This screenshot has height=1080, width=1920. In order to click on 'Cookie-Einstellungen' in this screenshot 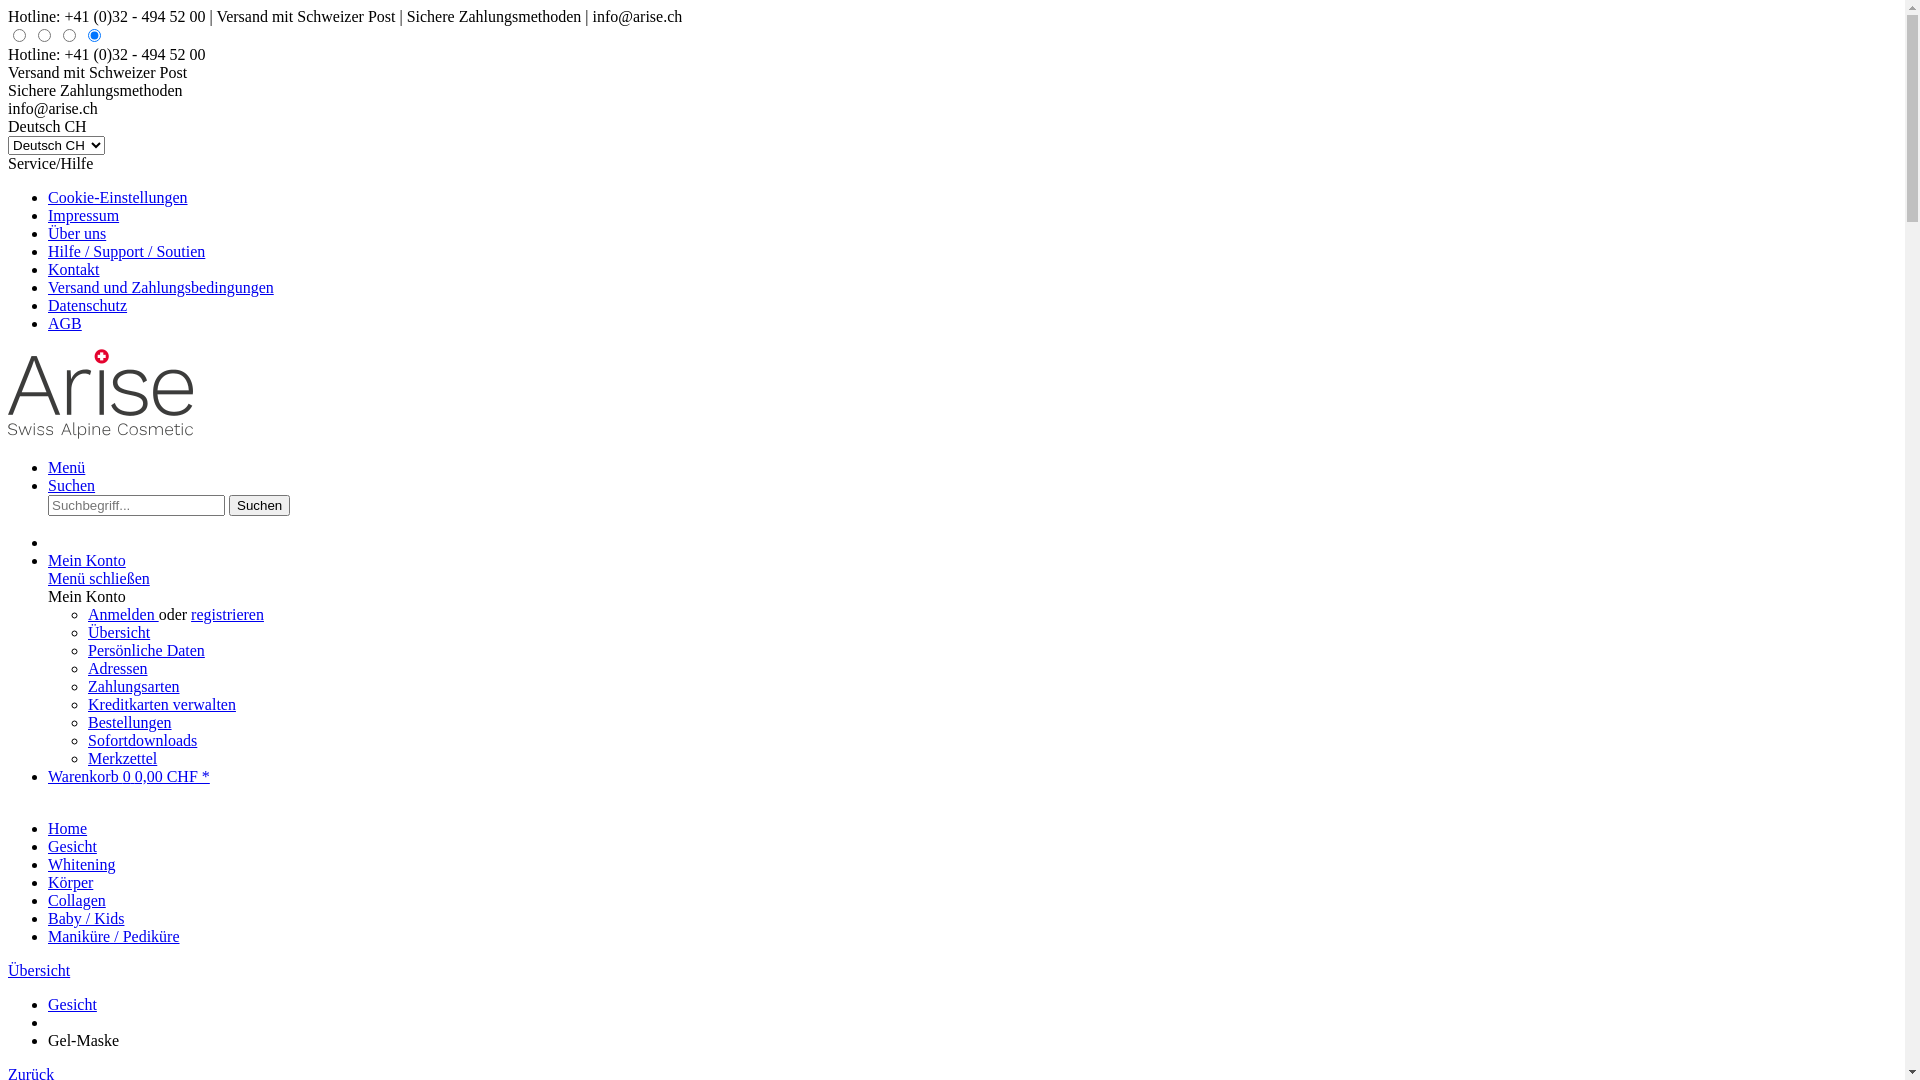, I will do `click(117, 197)`.